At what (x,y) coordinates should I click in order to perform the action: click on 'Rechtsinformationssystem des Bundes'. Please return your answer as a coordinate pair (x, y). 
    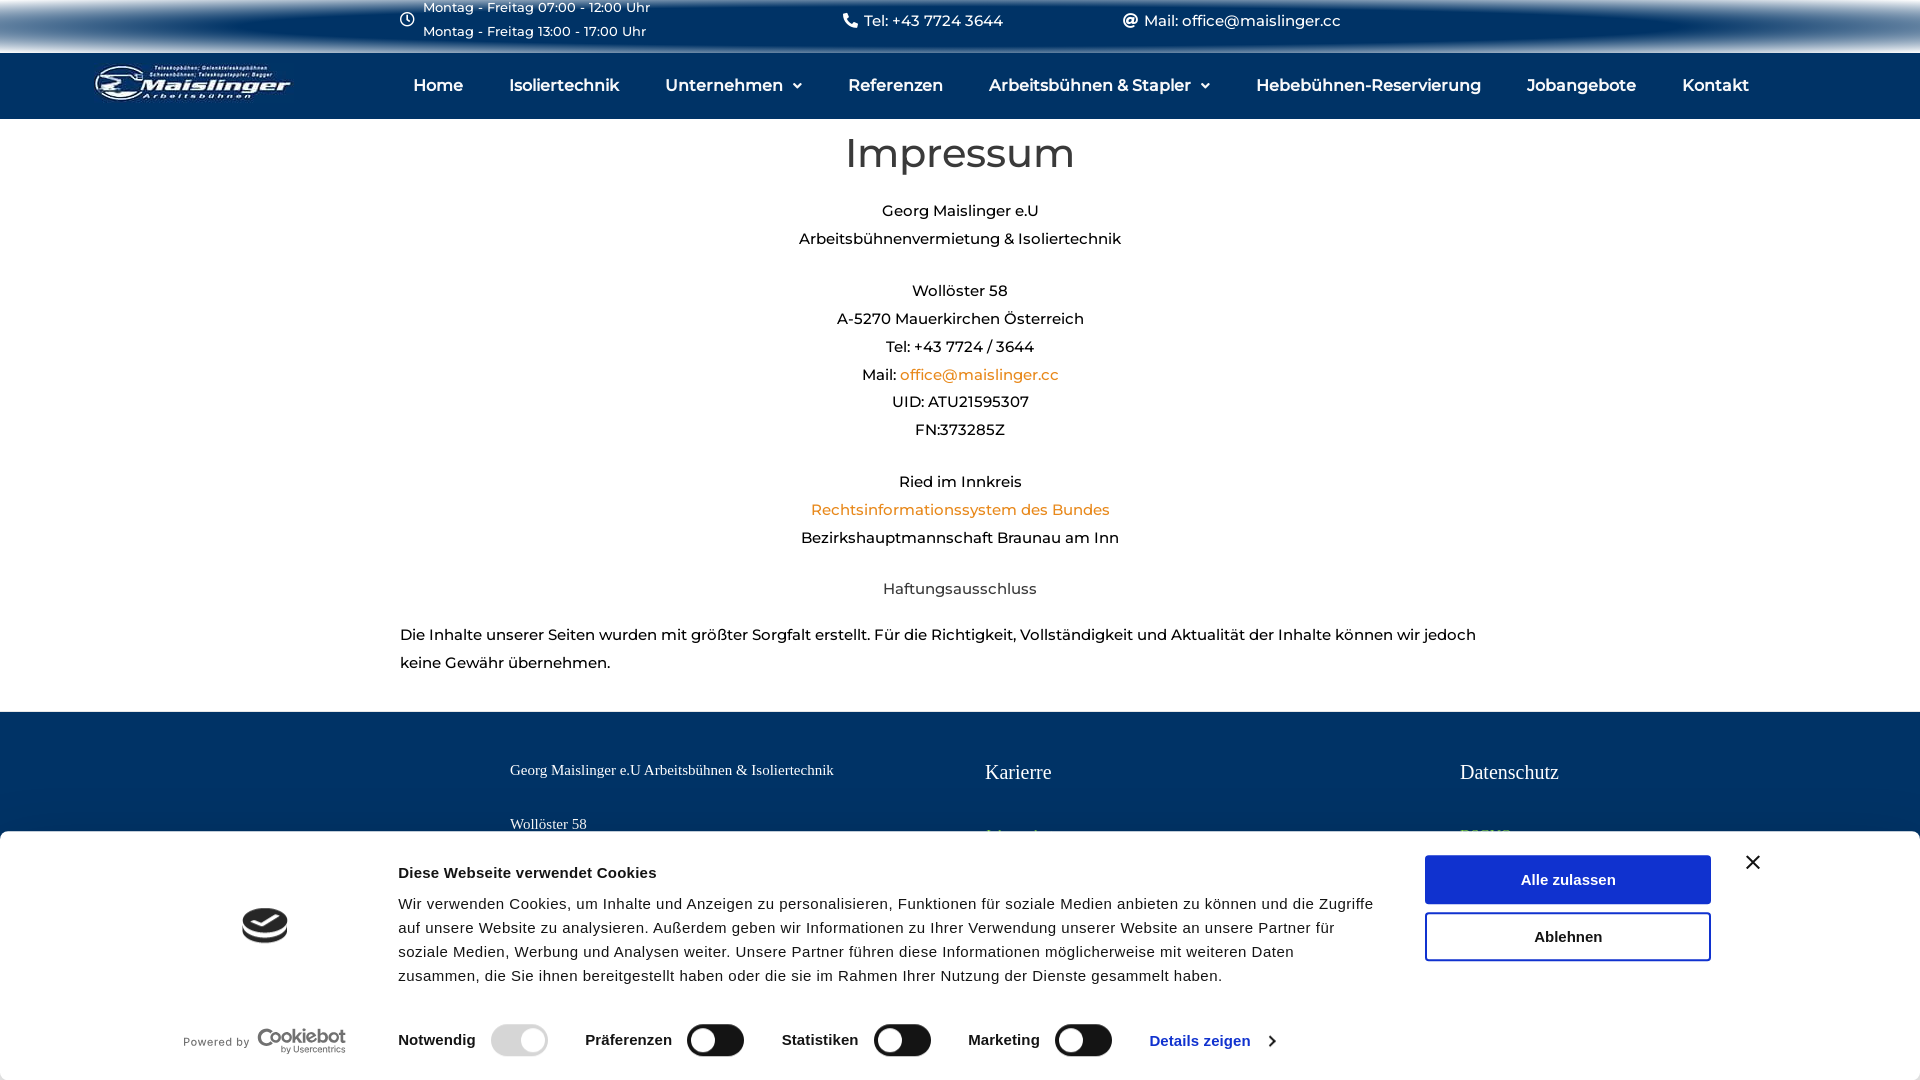
    Looking at the image, I should click on (958, 508).